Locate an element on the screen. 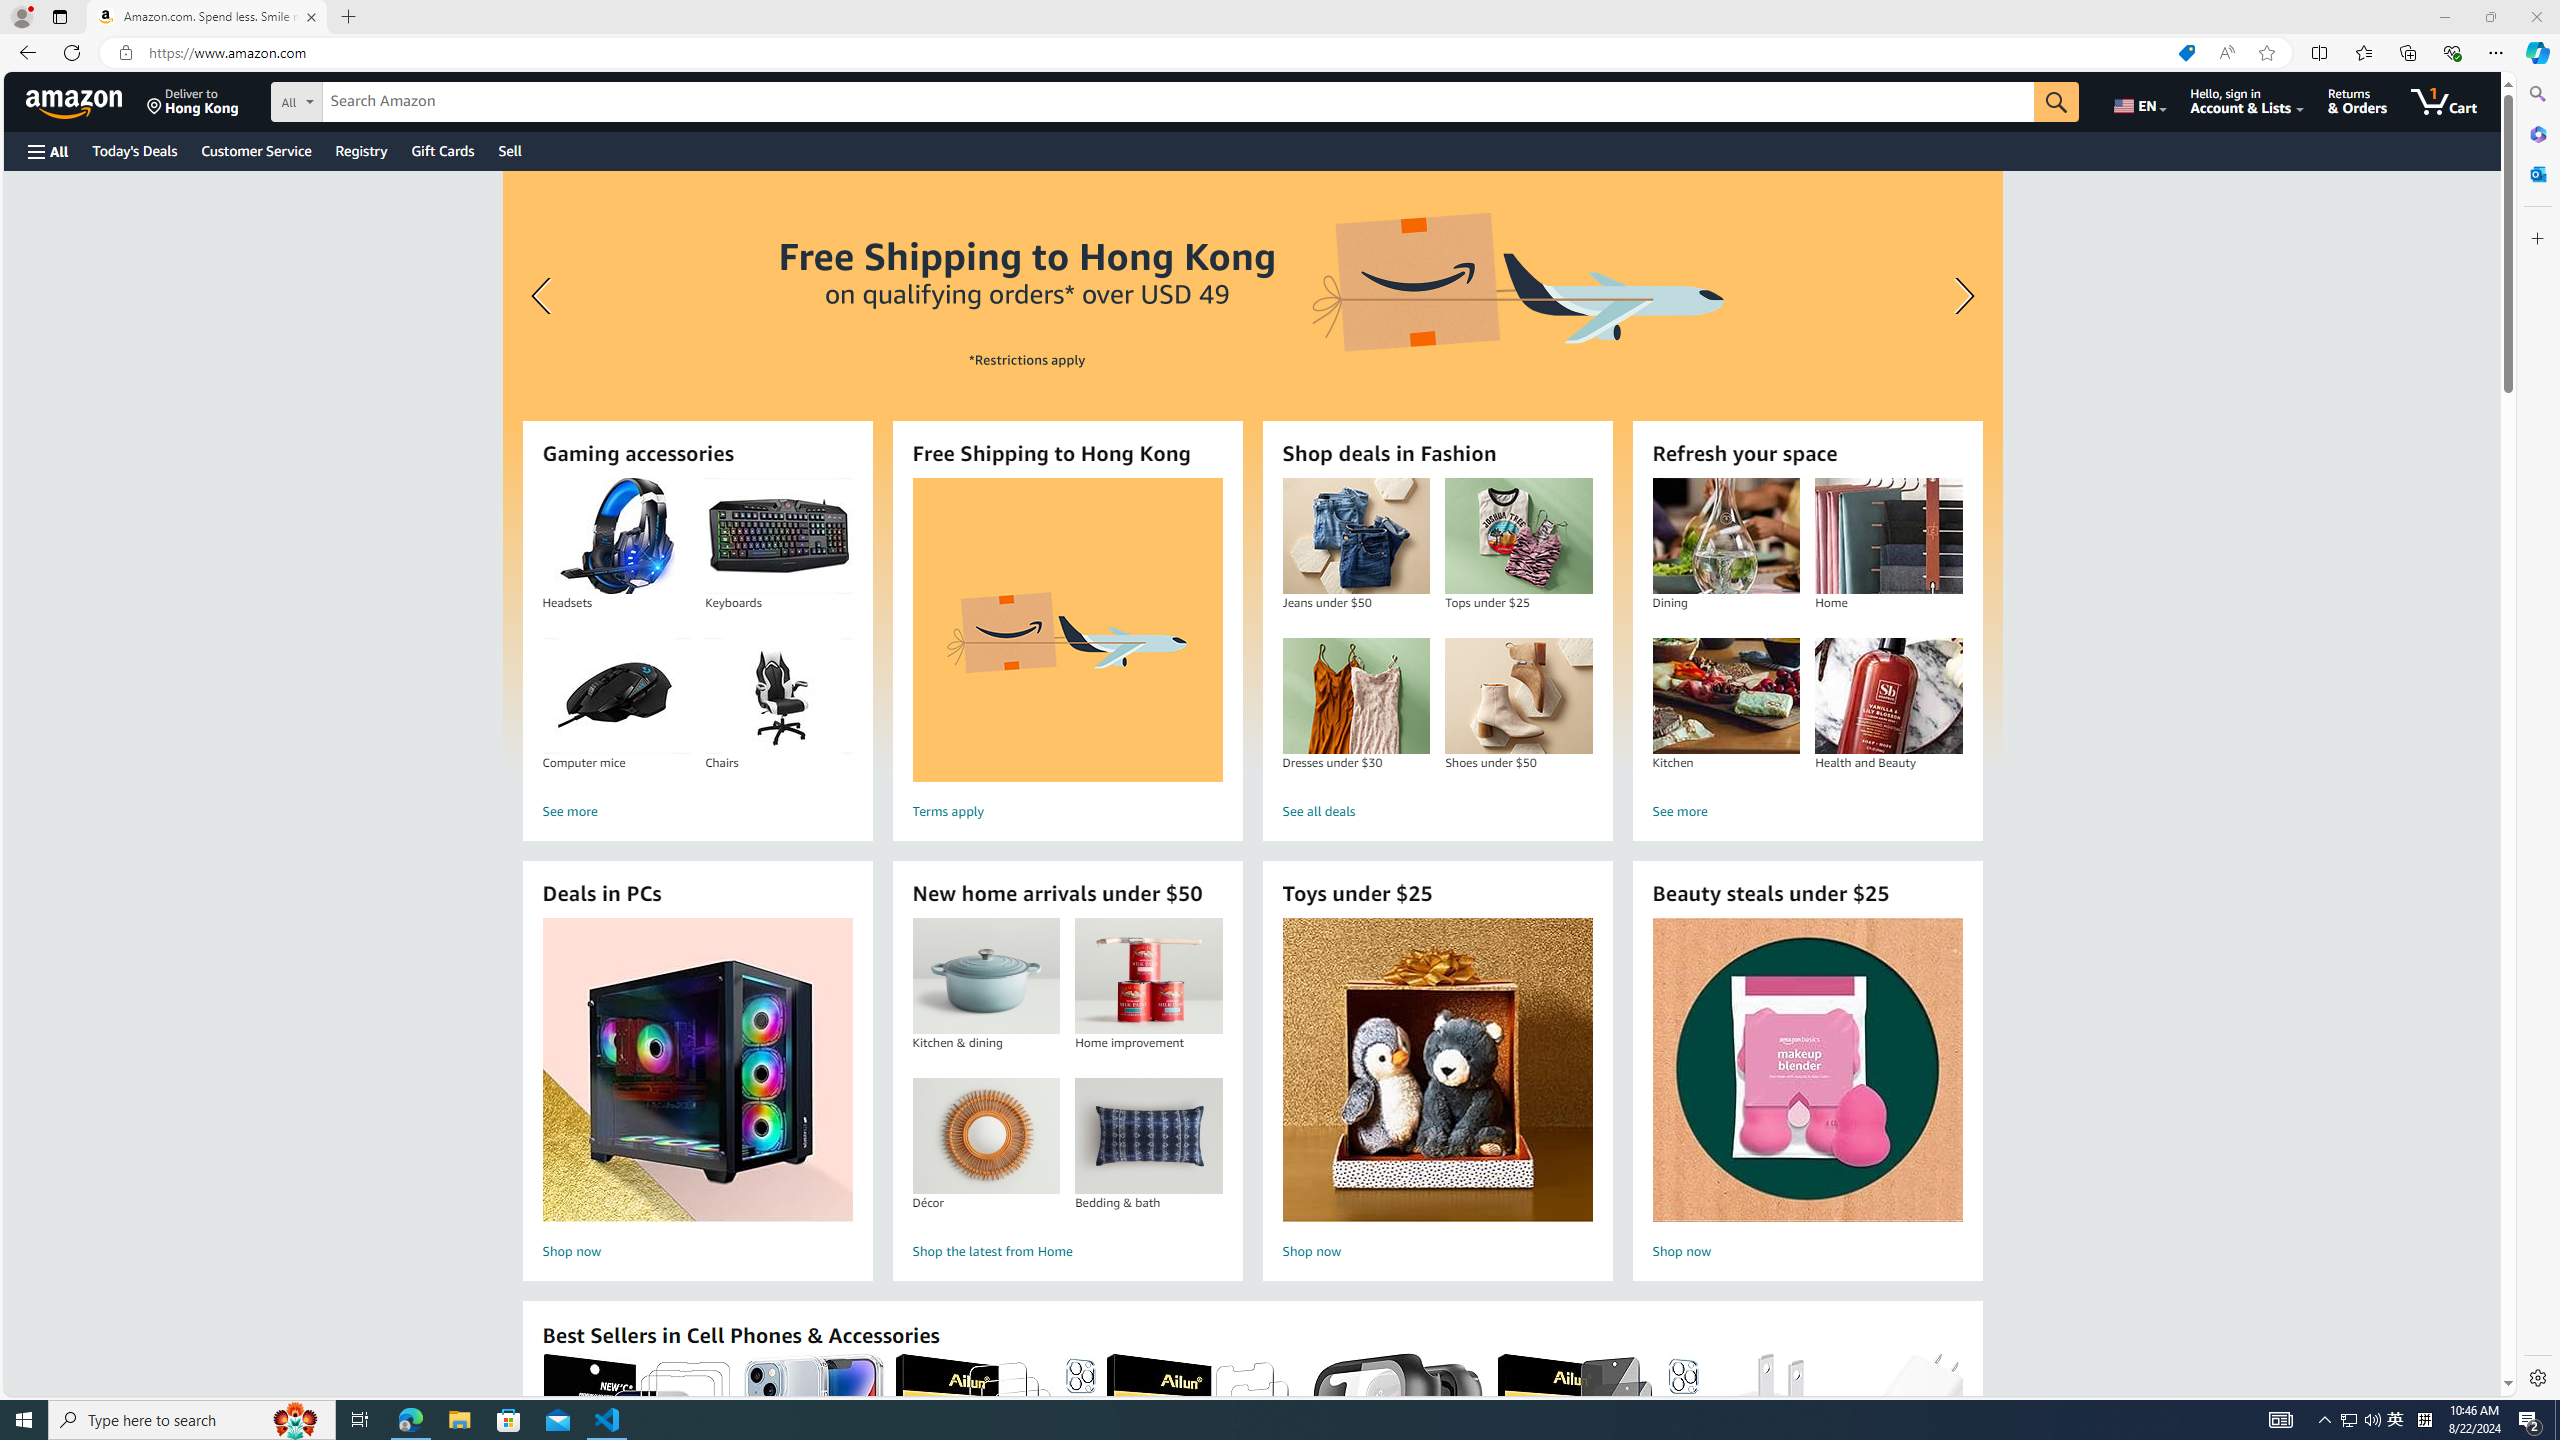 The width and height of the screenshot is (2560, 1440). 'Refresh' is located at coordinates (70, 51).